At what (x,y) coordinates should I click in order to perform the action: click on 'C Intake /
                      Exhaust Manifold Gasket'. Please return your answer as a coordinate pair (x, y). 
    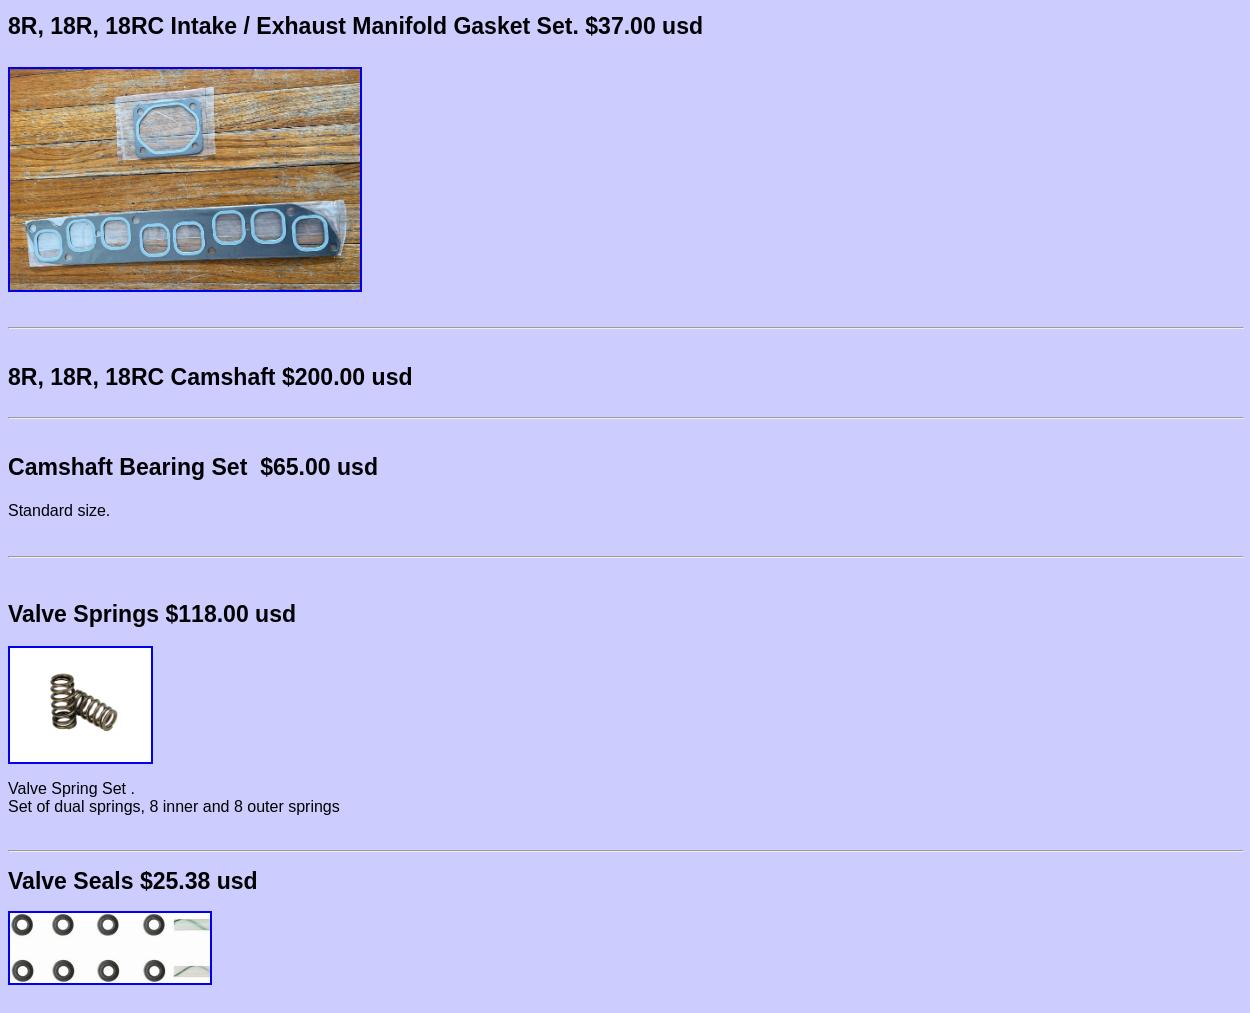
    Looking at the image, I should click on (337, 25).